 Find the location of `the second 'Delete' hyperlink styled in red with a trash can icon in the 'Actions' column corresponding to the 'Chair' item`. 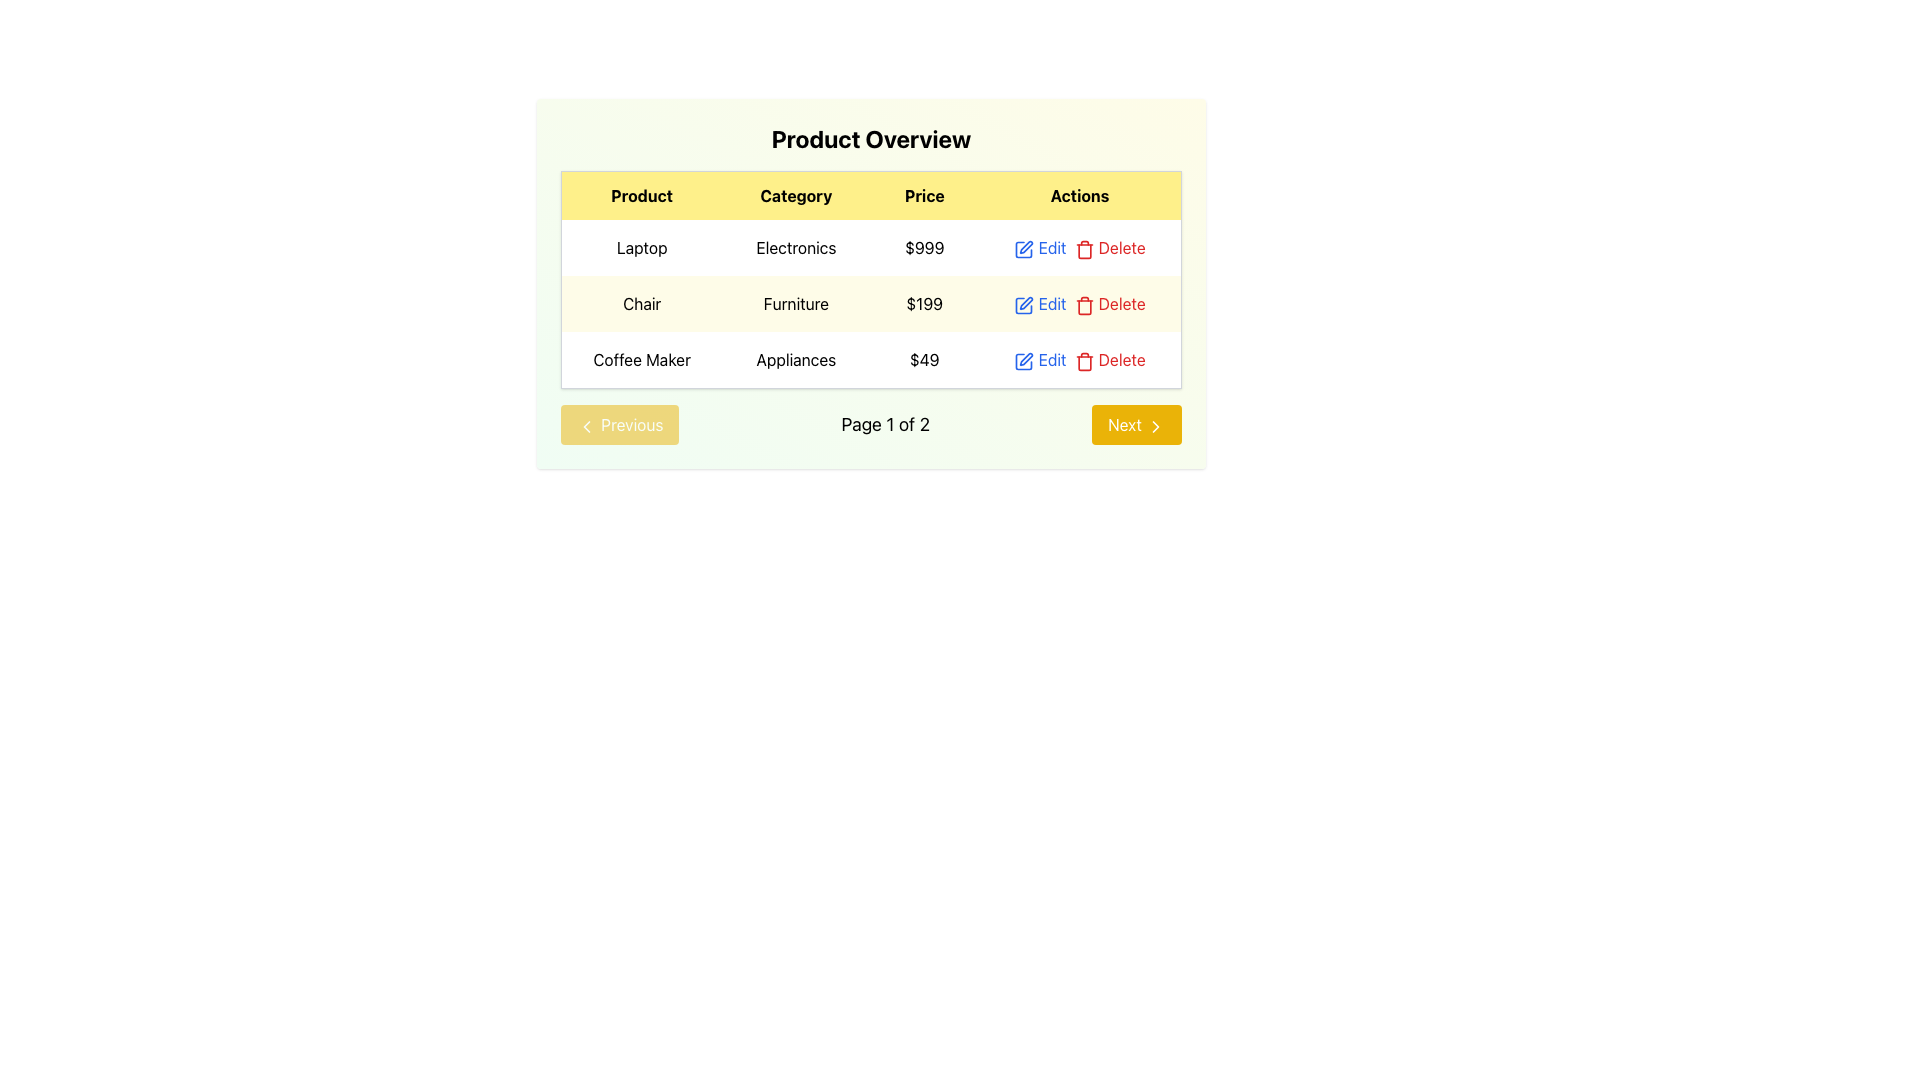

the second 'Delete' hyperlink styled in red with a trash can icon in the 'Actions' column corresponding to the 'Chair' item is located at coordinates (1109, 304).